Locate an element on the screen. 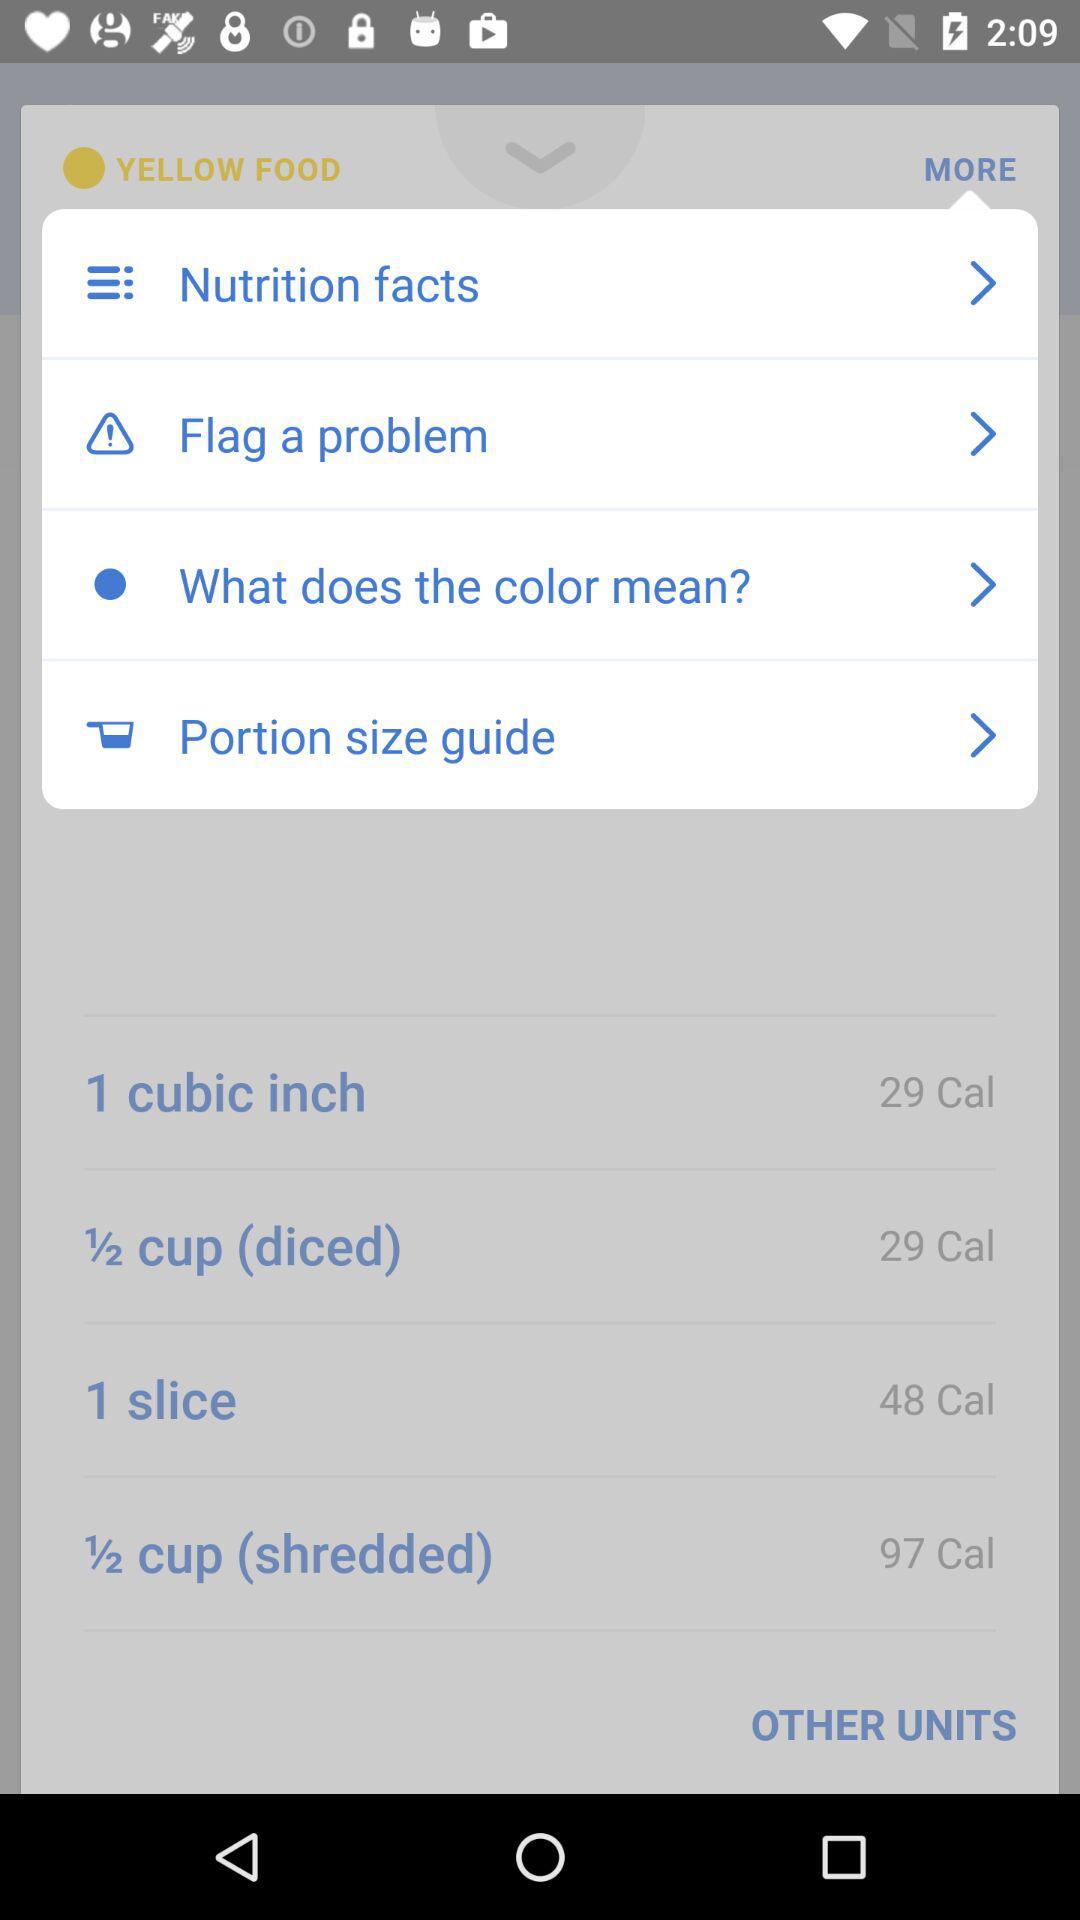 The height and width of the screenshot is (1920, 1080). the icon below what does the is located at coordinates (553, 734).